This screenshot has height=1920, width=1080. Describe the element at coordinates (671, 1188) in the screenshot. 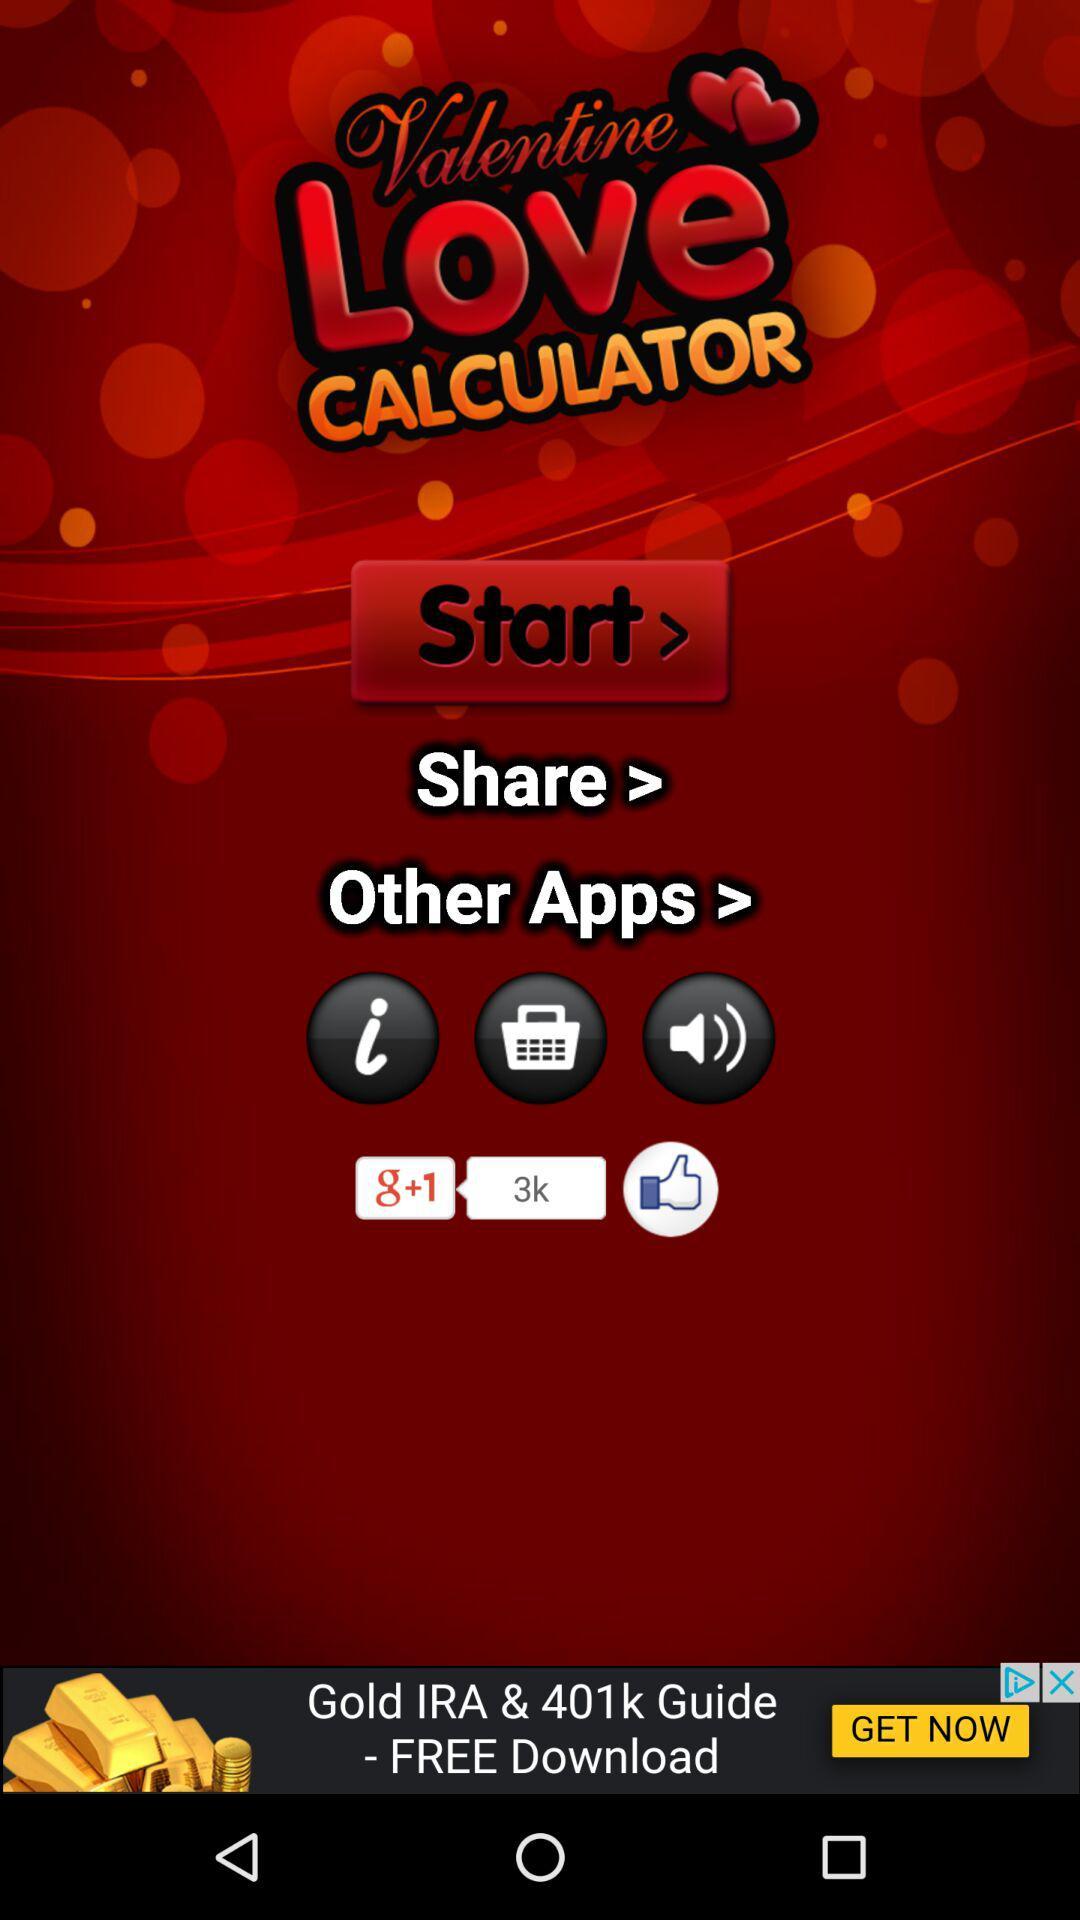

I see `like option` at that location.